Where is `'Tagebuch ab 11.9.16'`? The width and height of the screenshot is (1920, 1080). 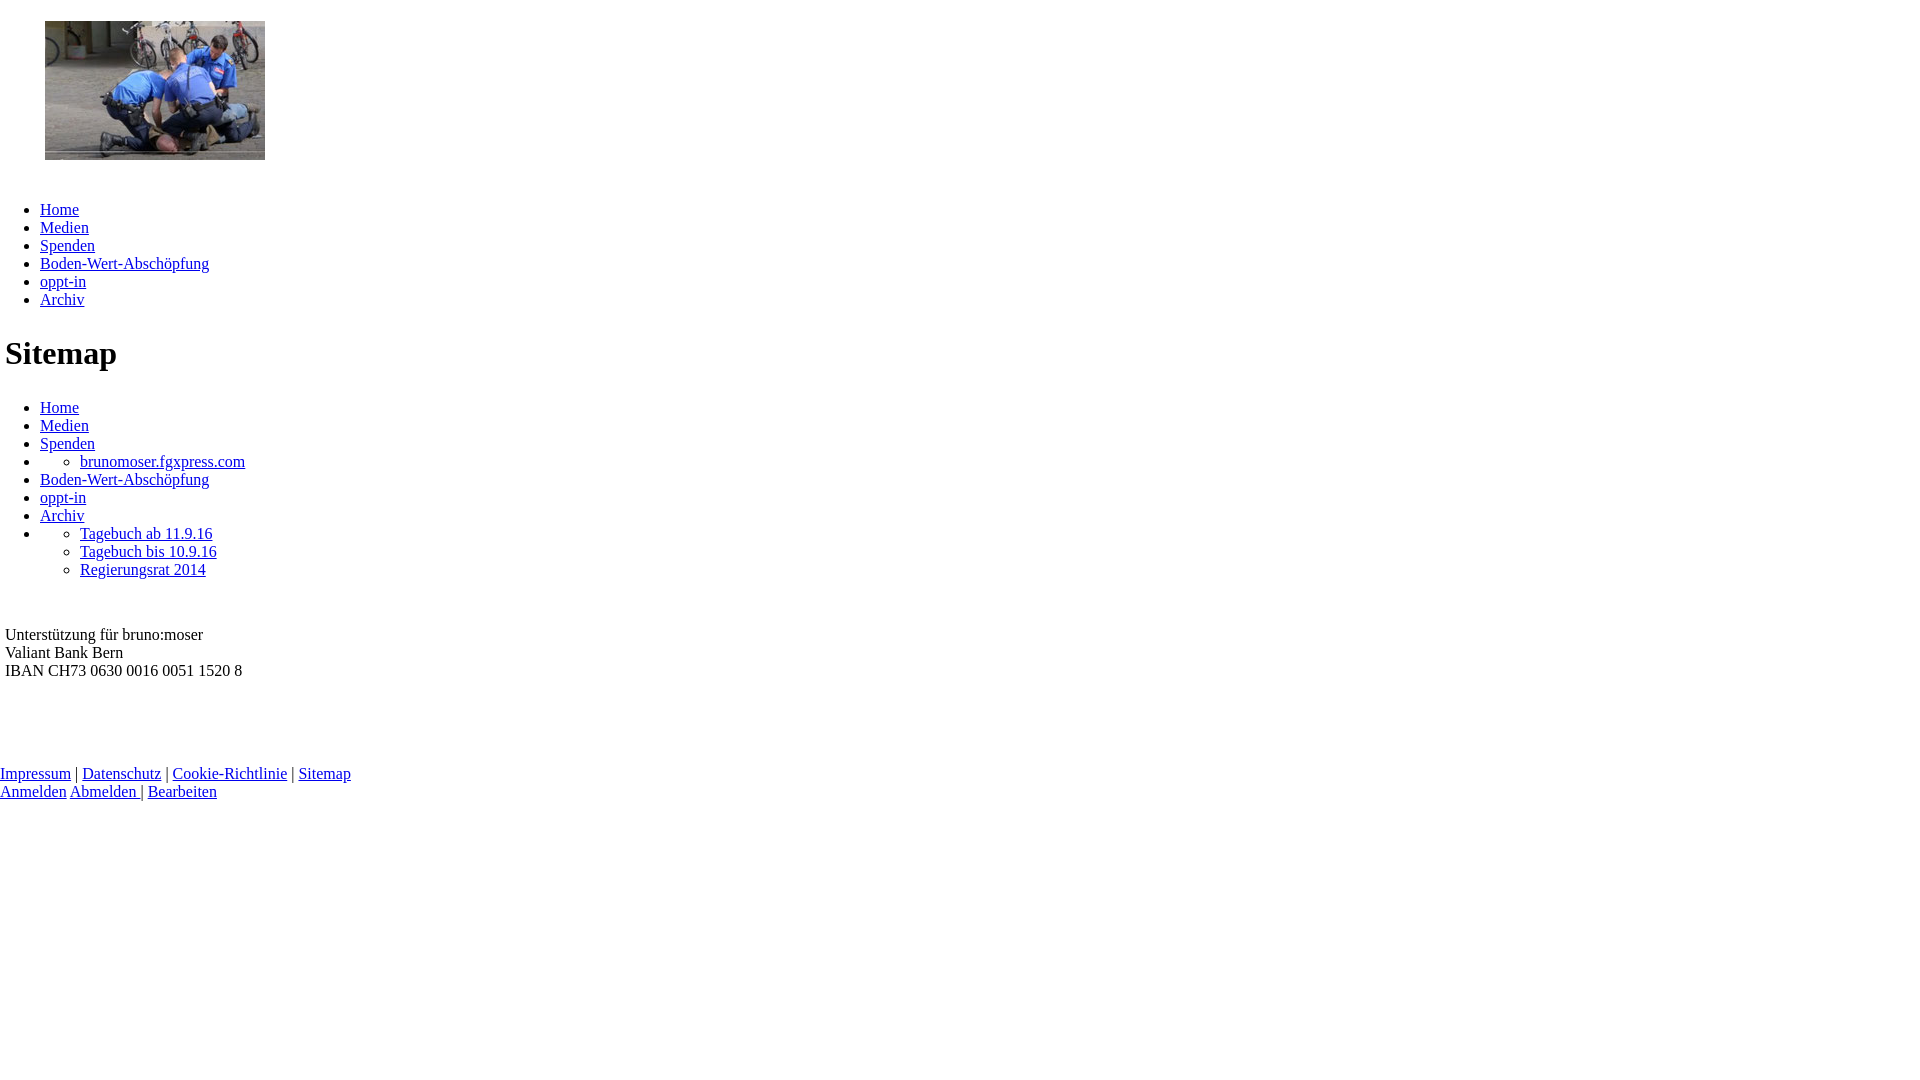
'Tagebuch ab 11.9.16' is located at coordinates (144, 532).